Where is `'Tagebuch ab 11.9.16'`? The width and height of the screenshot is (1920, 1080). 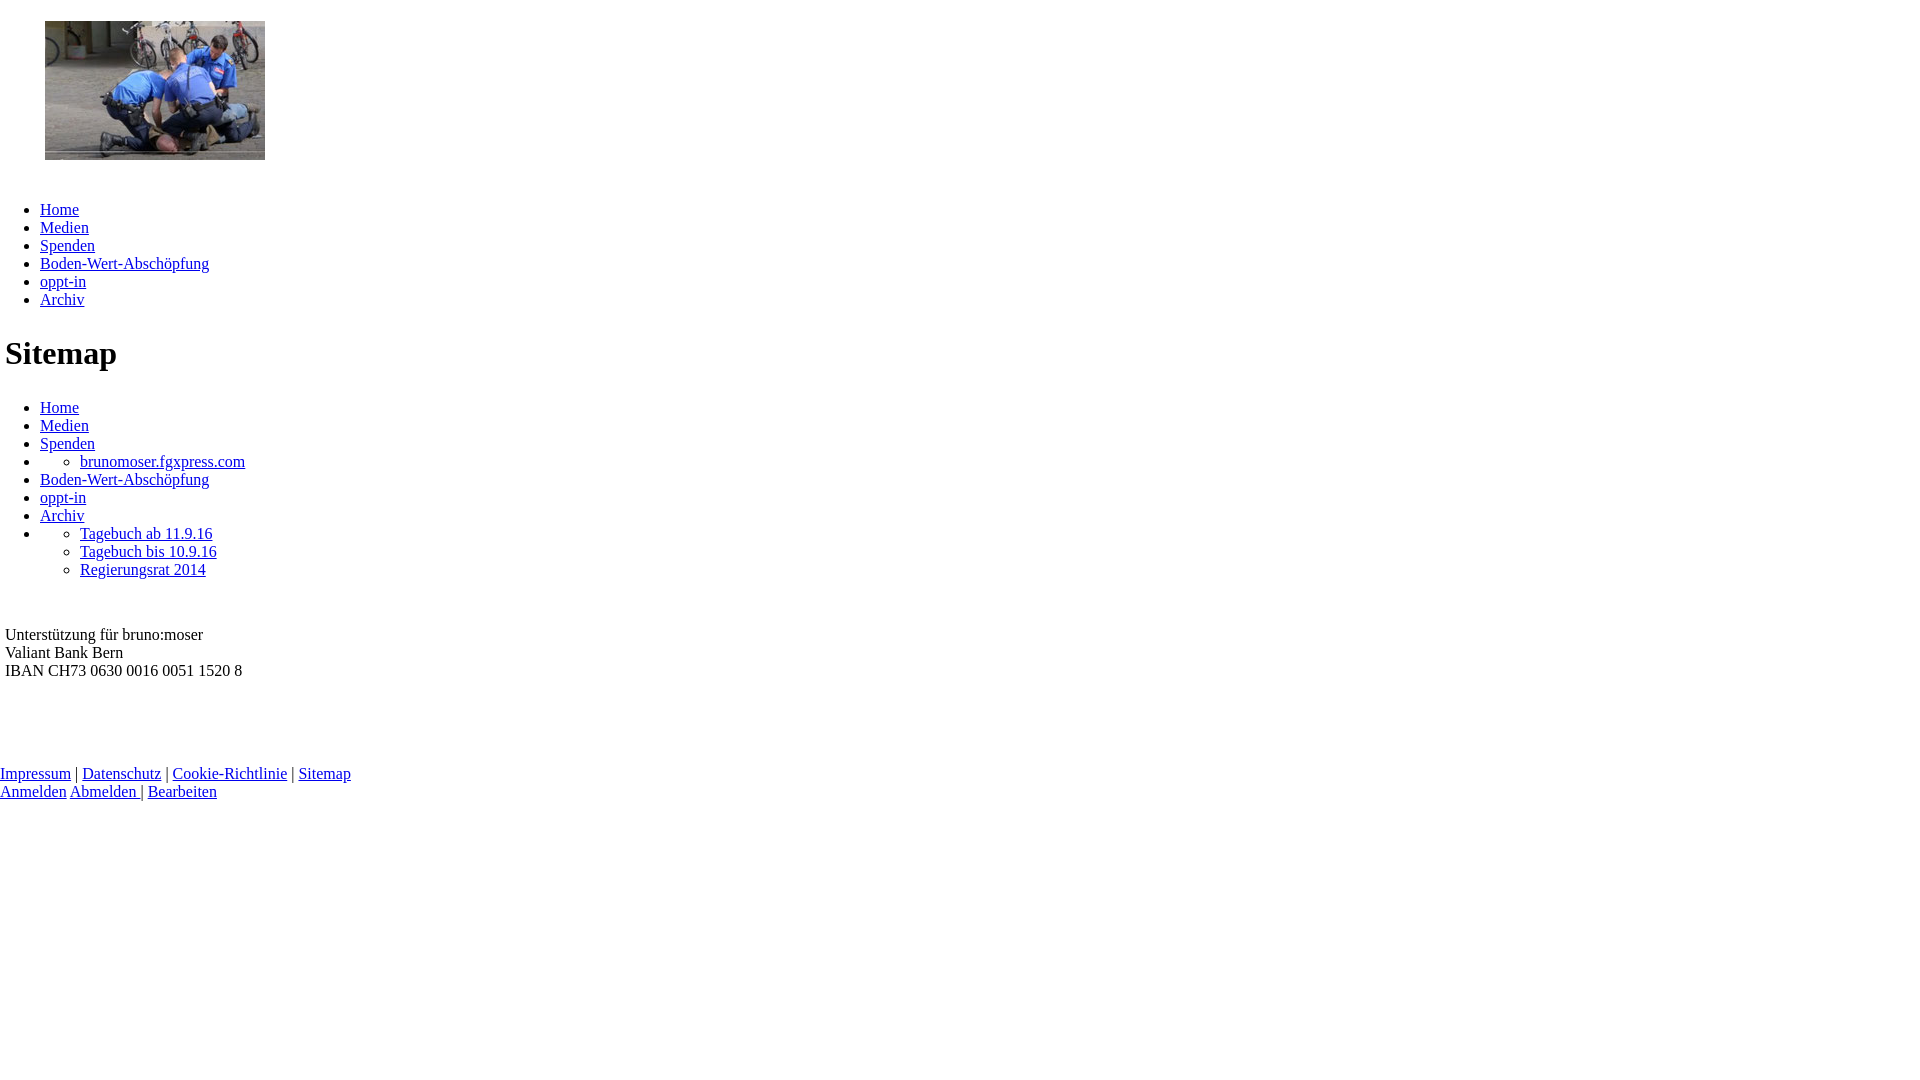
'Tagebuch ab 11.9.16' is located at coordinates (144, 532).